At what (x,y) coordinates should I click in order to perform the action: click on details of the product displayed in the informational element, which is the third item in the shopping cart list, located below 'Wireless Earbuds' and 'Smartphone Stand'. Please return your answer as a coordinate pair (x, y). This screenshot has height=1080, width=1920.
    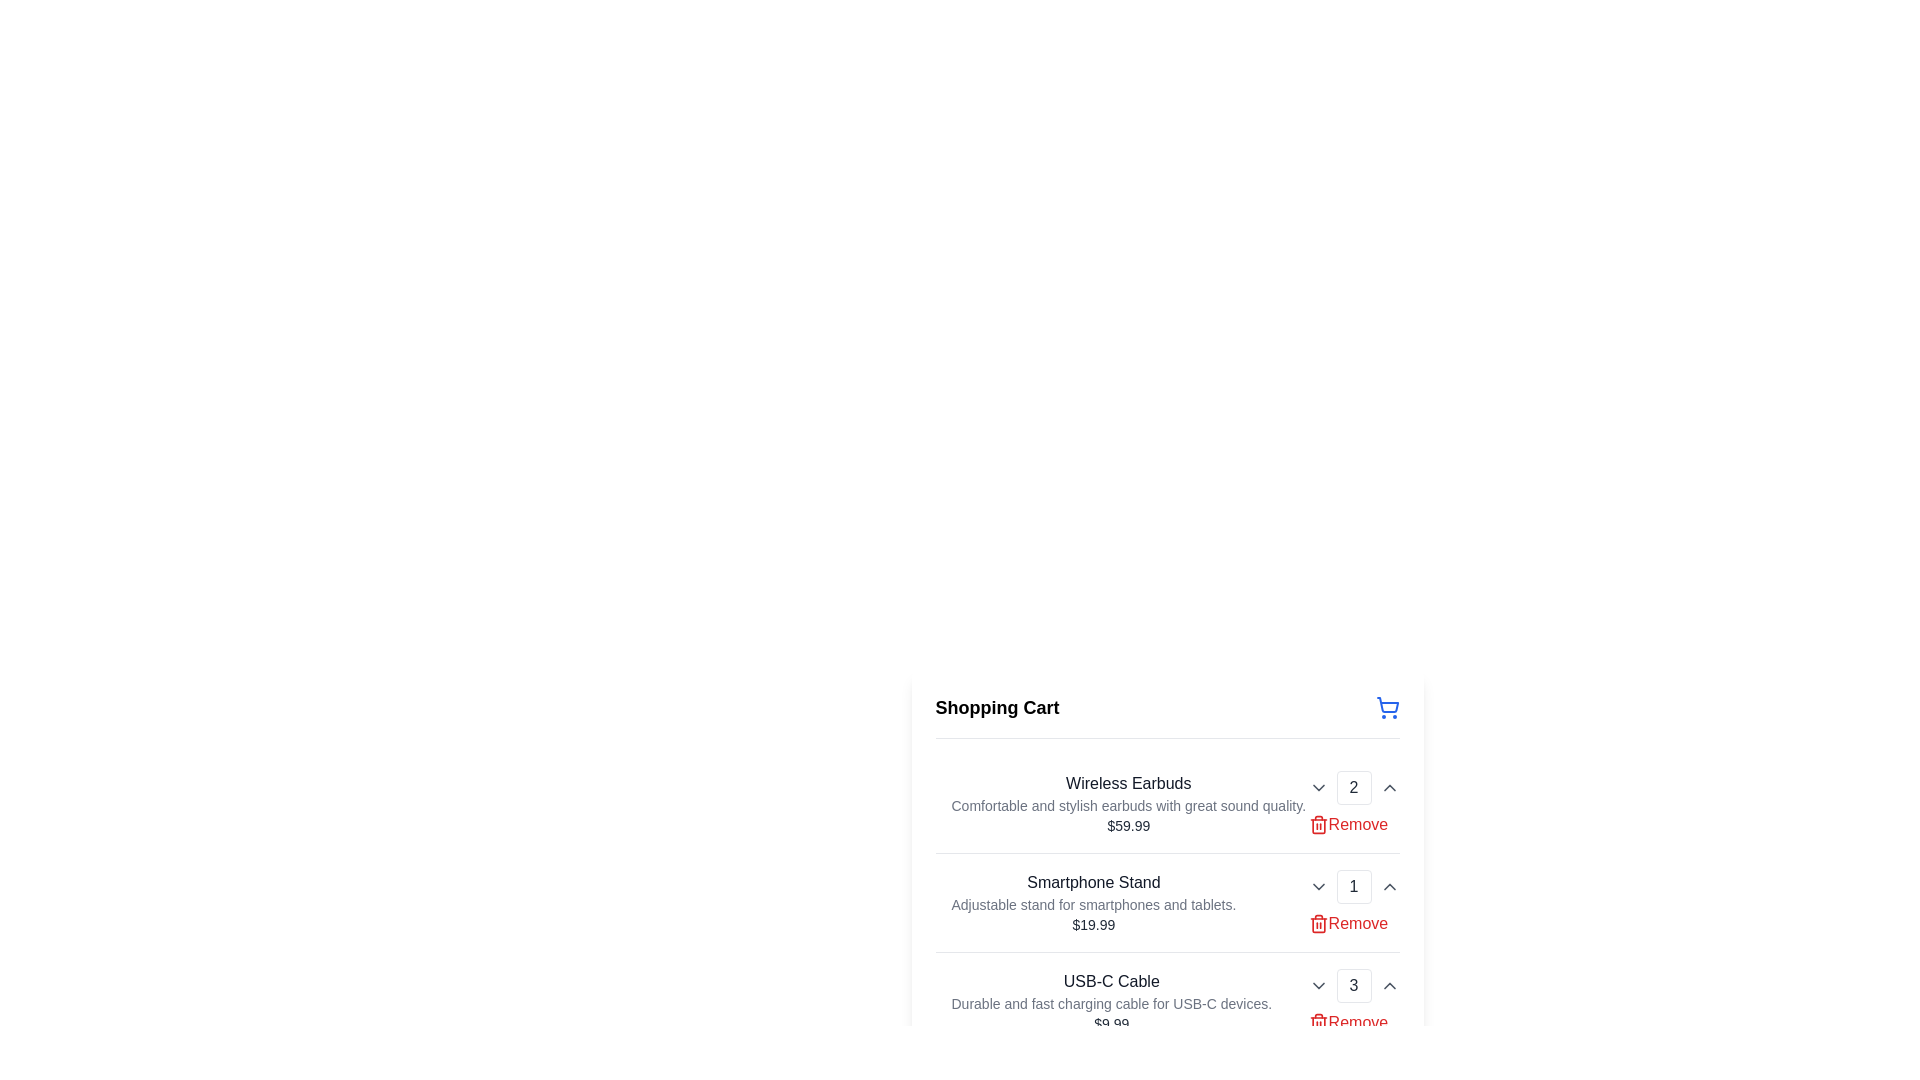
    Looking at the image, I should click on (1110, 1002).